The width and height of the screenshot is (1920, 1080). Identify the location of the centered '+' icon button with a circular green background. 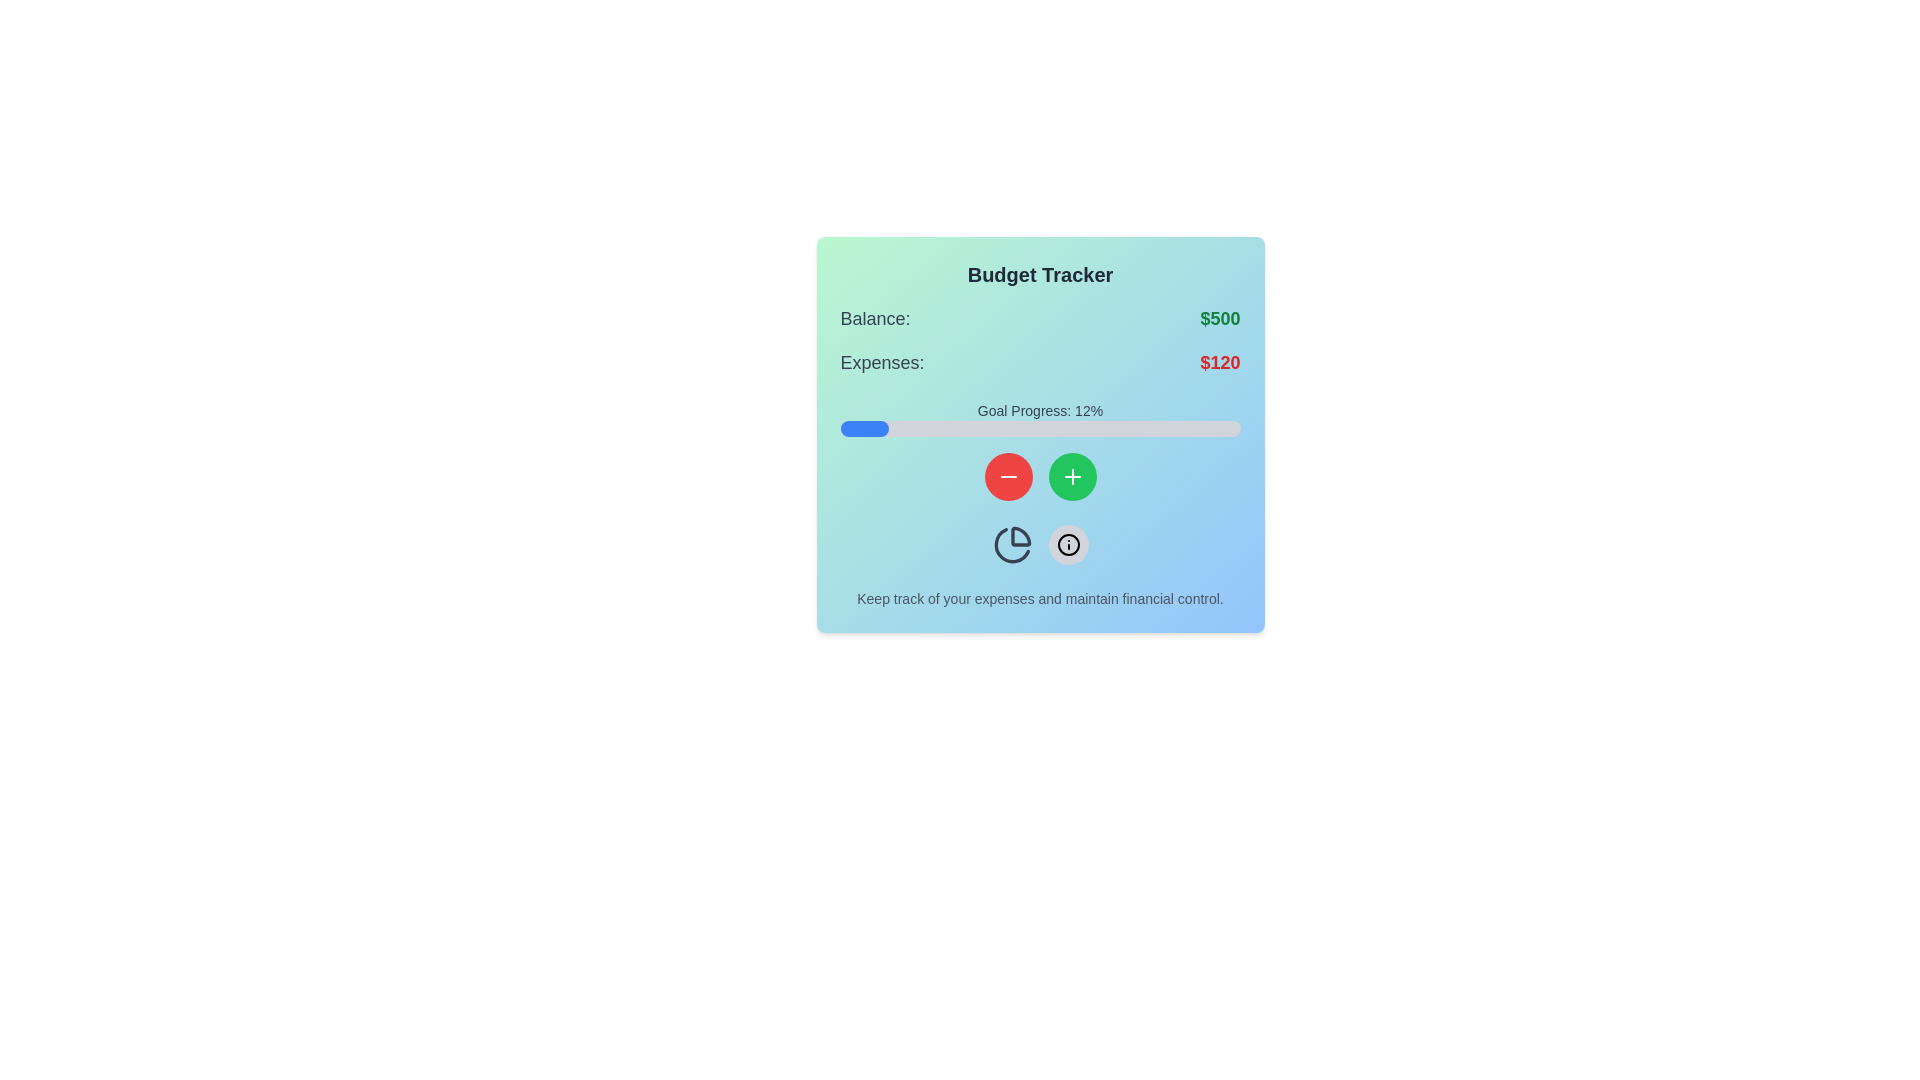
(1071, 477).